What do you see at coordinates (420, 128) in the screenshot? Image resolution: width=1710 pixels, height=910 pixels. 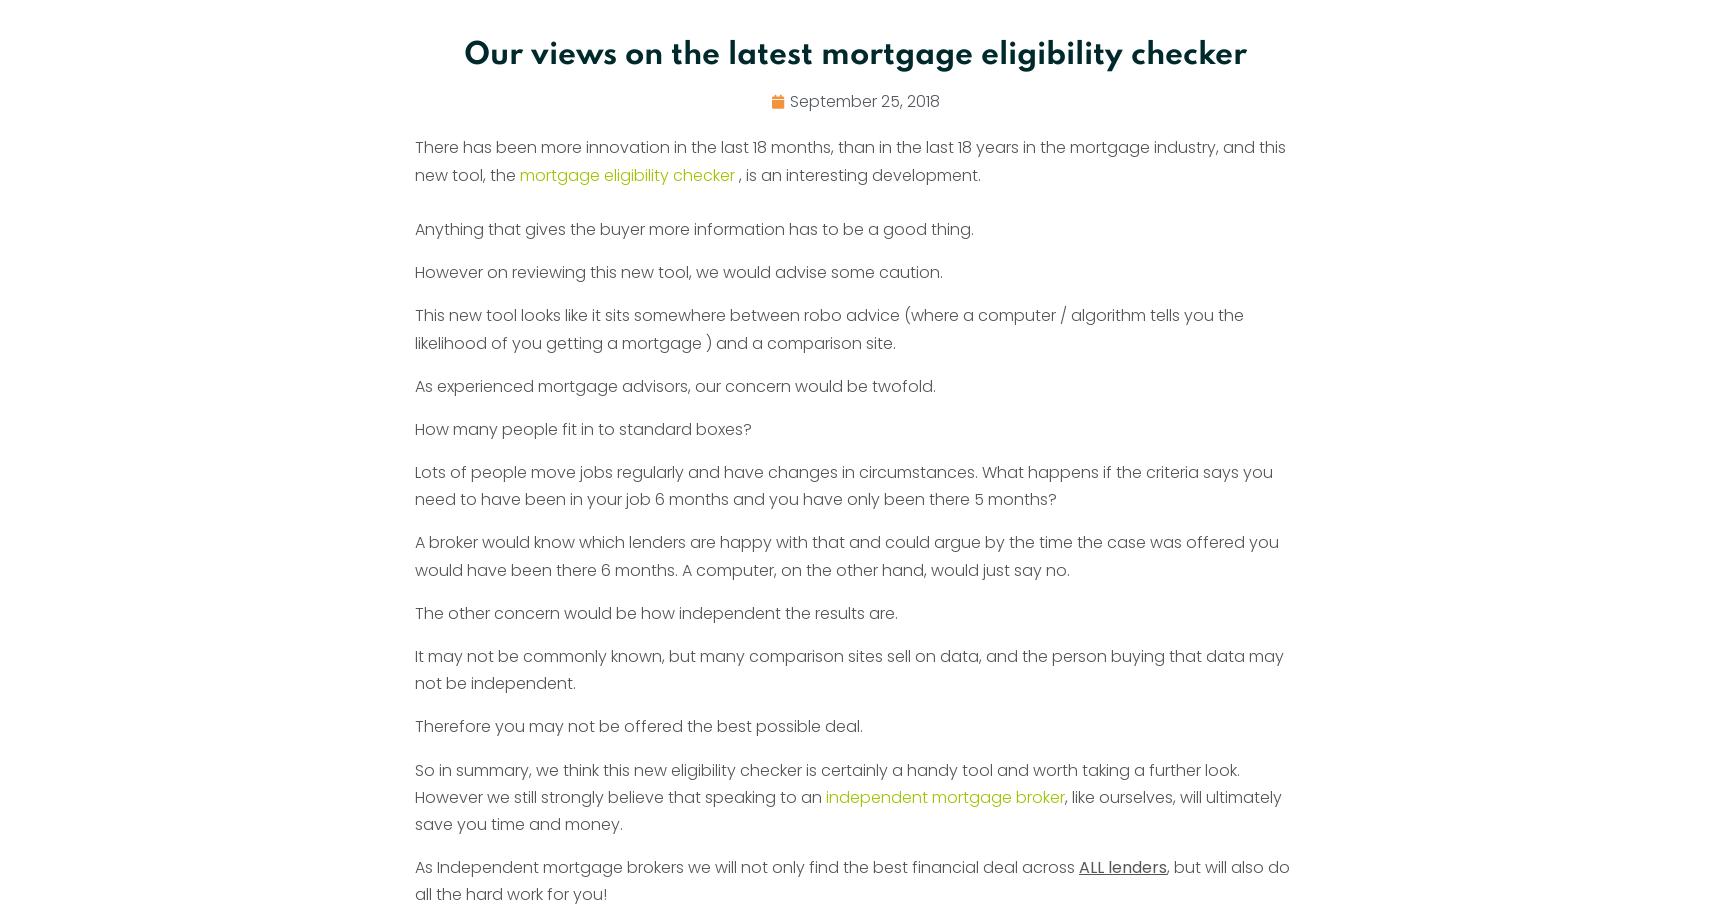 I see `'Mihai Barbu'` at bounding box center [420, 128].